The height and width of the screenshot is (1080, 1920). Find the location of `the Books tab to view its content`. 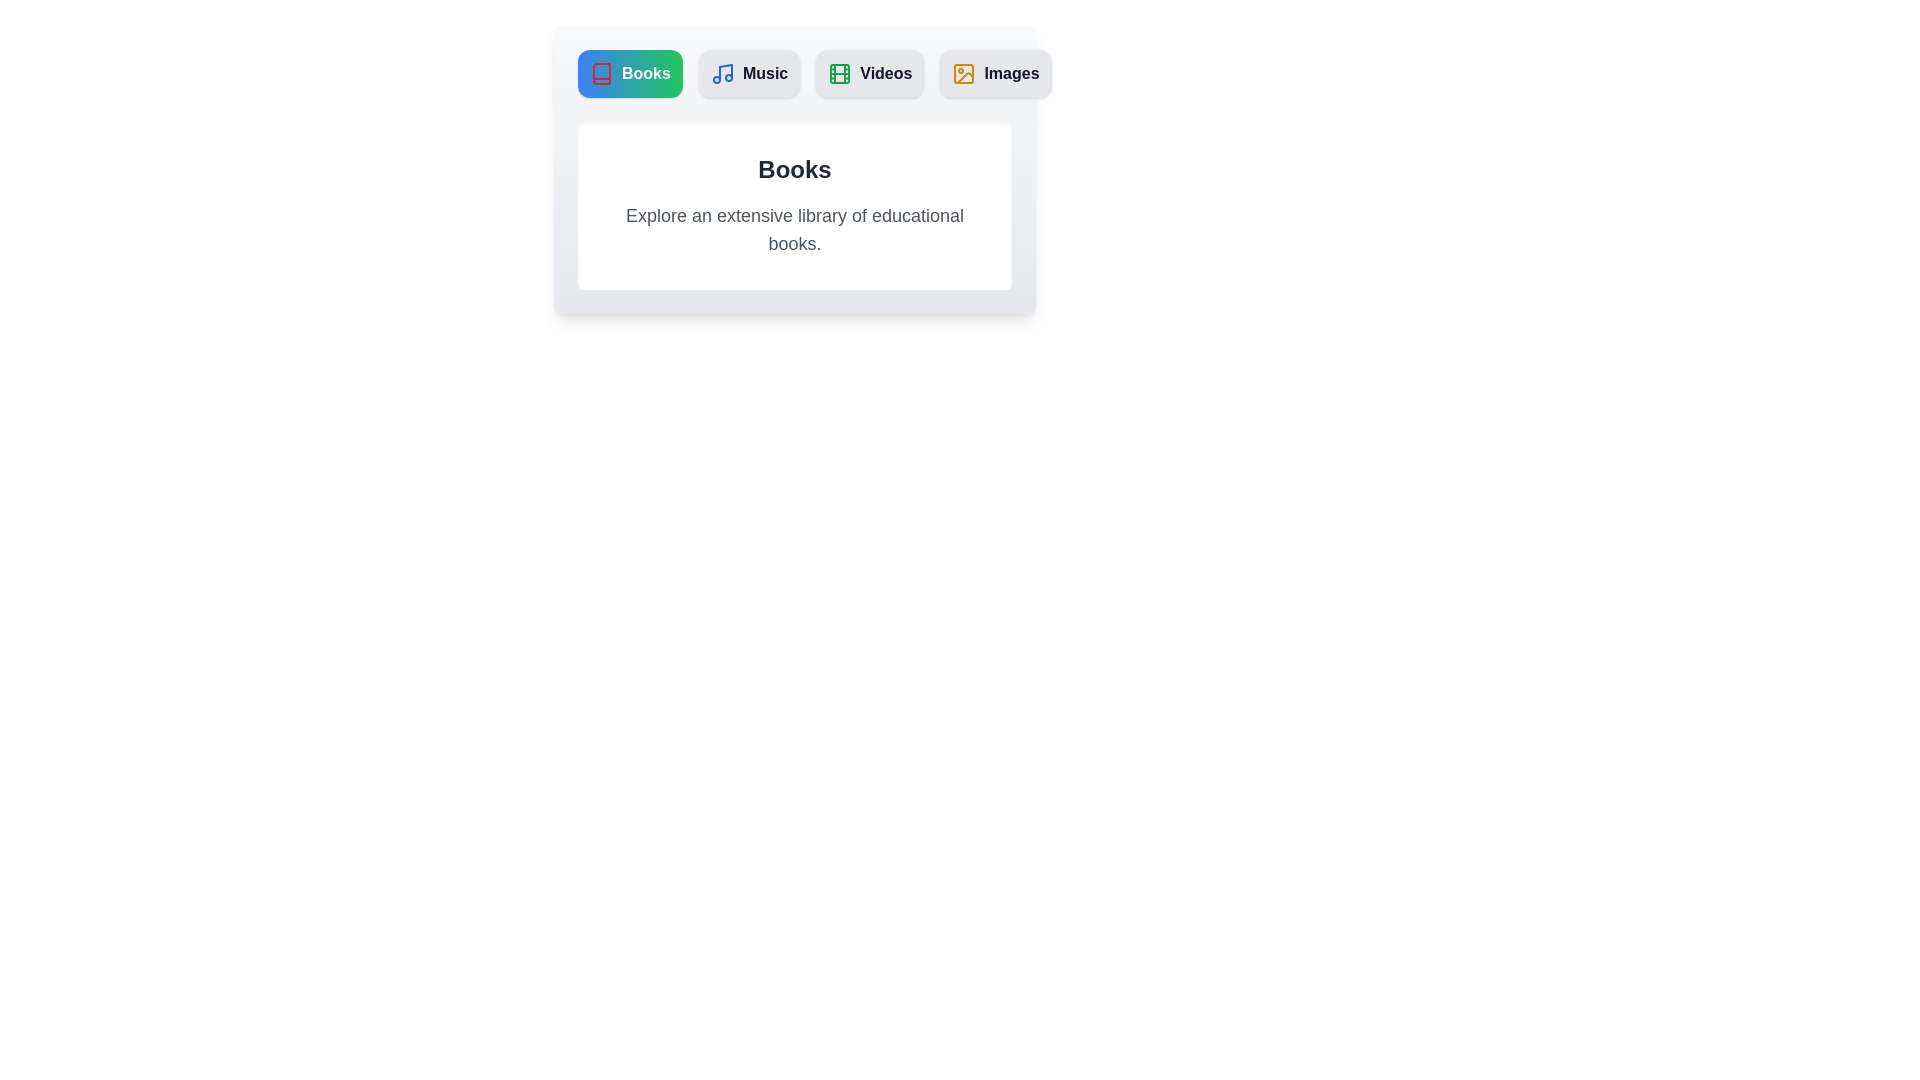

the Books tab to view its content is located at coordinates (629, 72).